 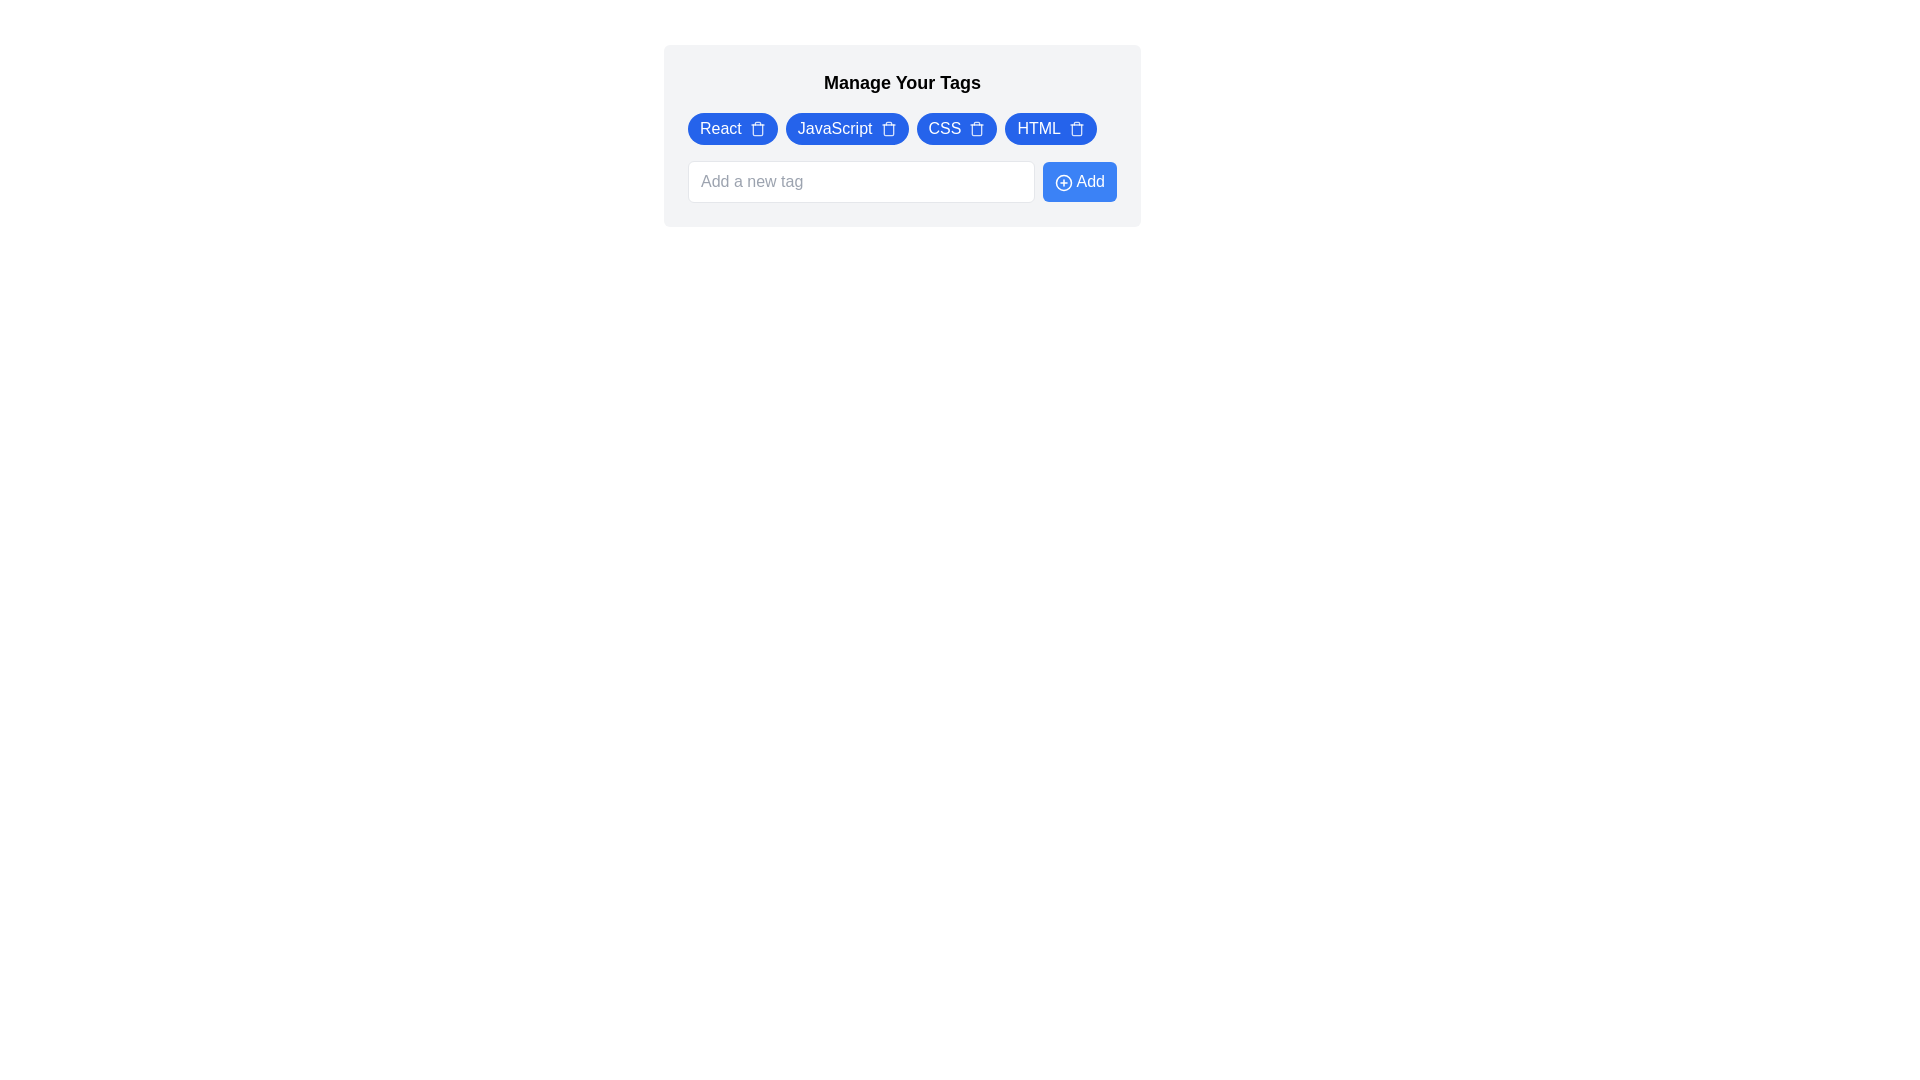 I want to click on the 'HTML' tag element, which is the last button in the horizontal sequence of blue buttons within the 'Manage Your Tags' section, so click(x=1050, y=128).